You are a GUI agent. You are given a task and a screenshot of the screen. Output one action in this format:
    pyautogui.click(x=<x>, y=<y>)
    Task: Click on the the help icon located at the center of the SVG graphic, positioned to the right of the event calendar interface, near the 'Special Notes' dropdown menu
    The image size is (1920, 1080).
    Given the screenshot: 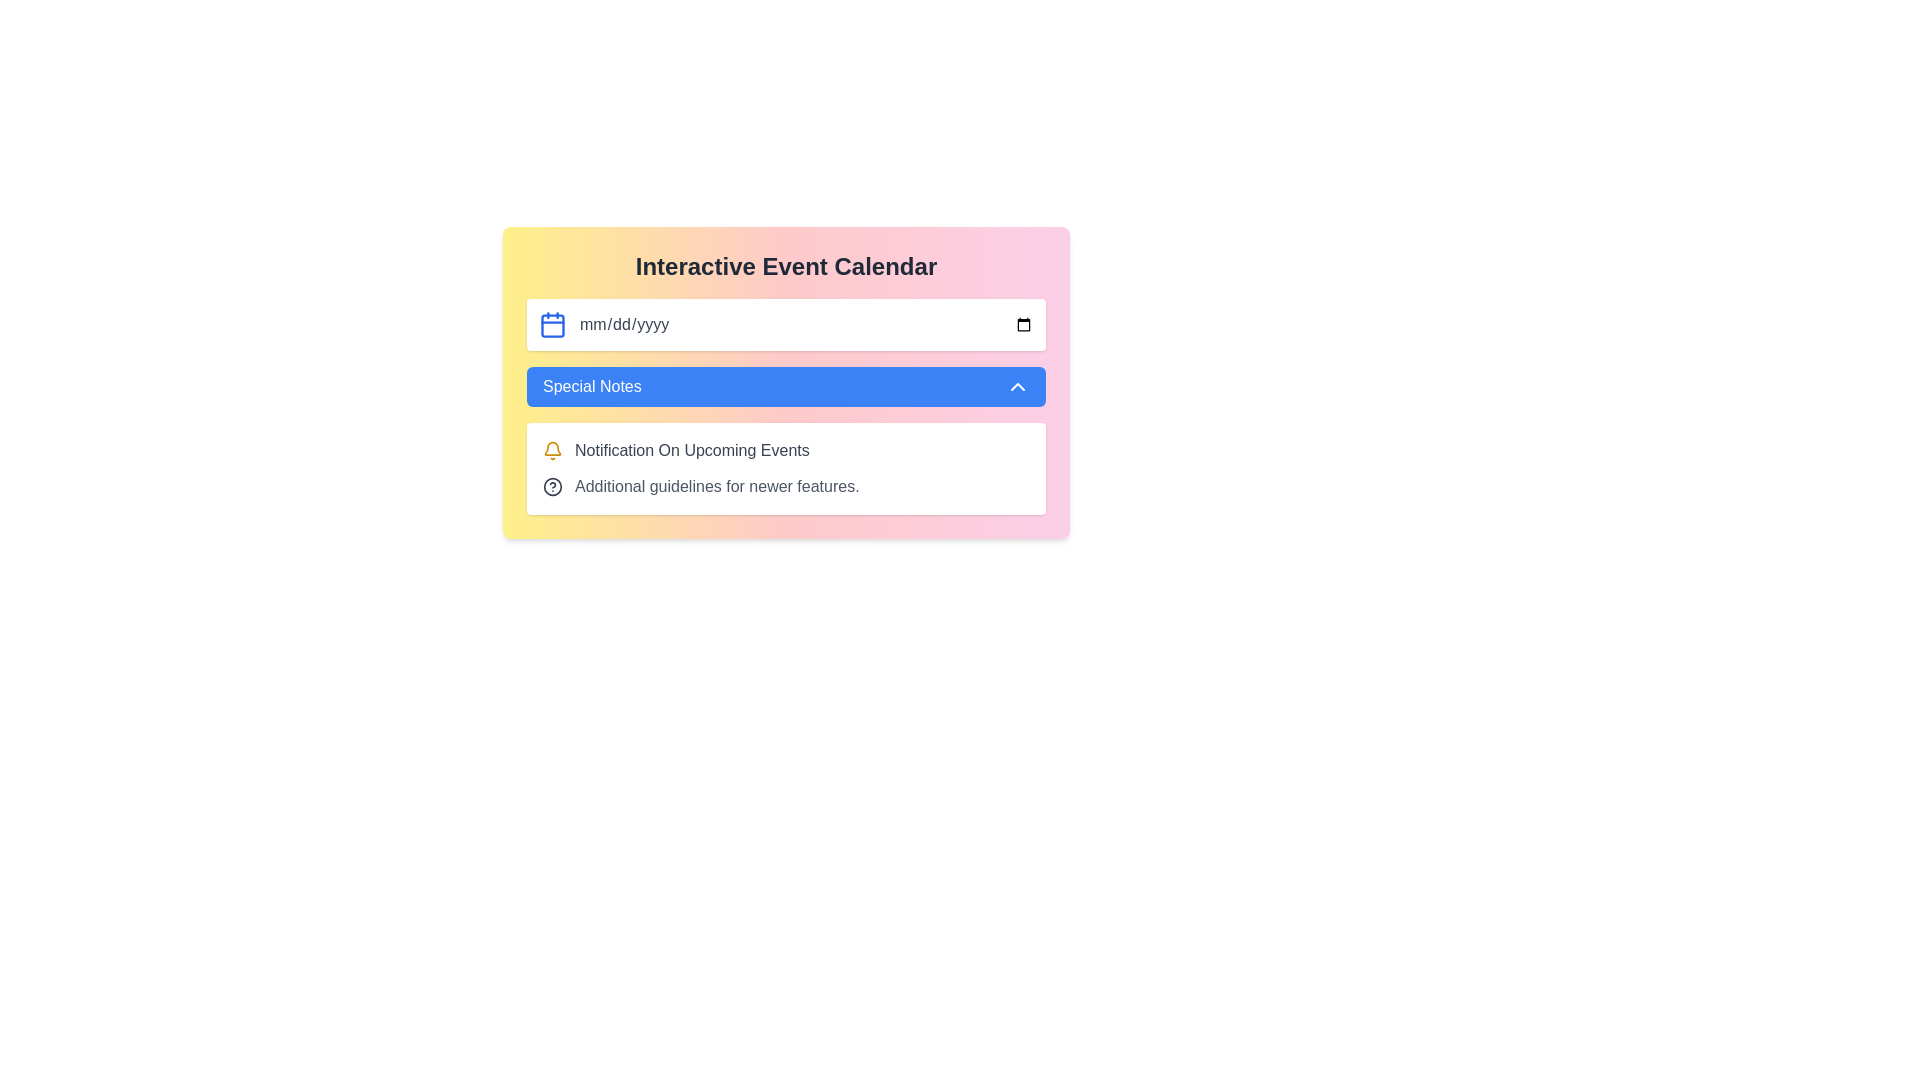 What is the action you would take?
    pyautogui.click(x=552, y=486)
    